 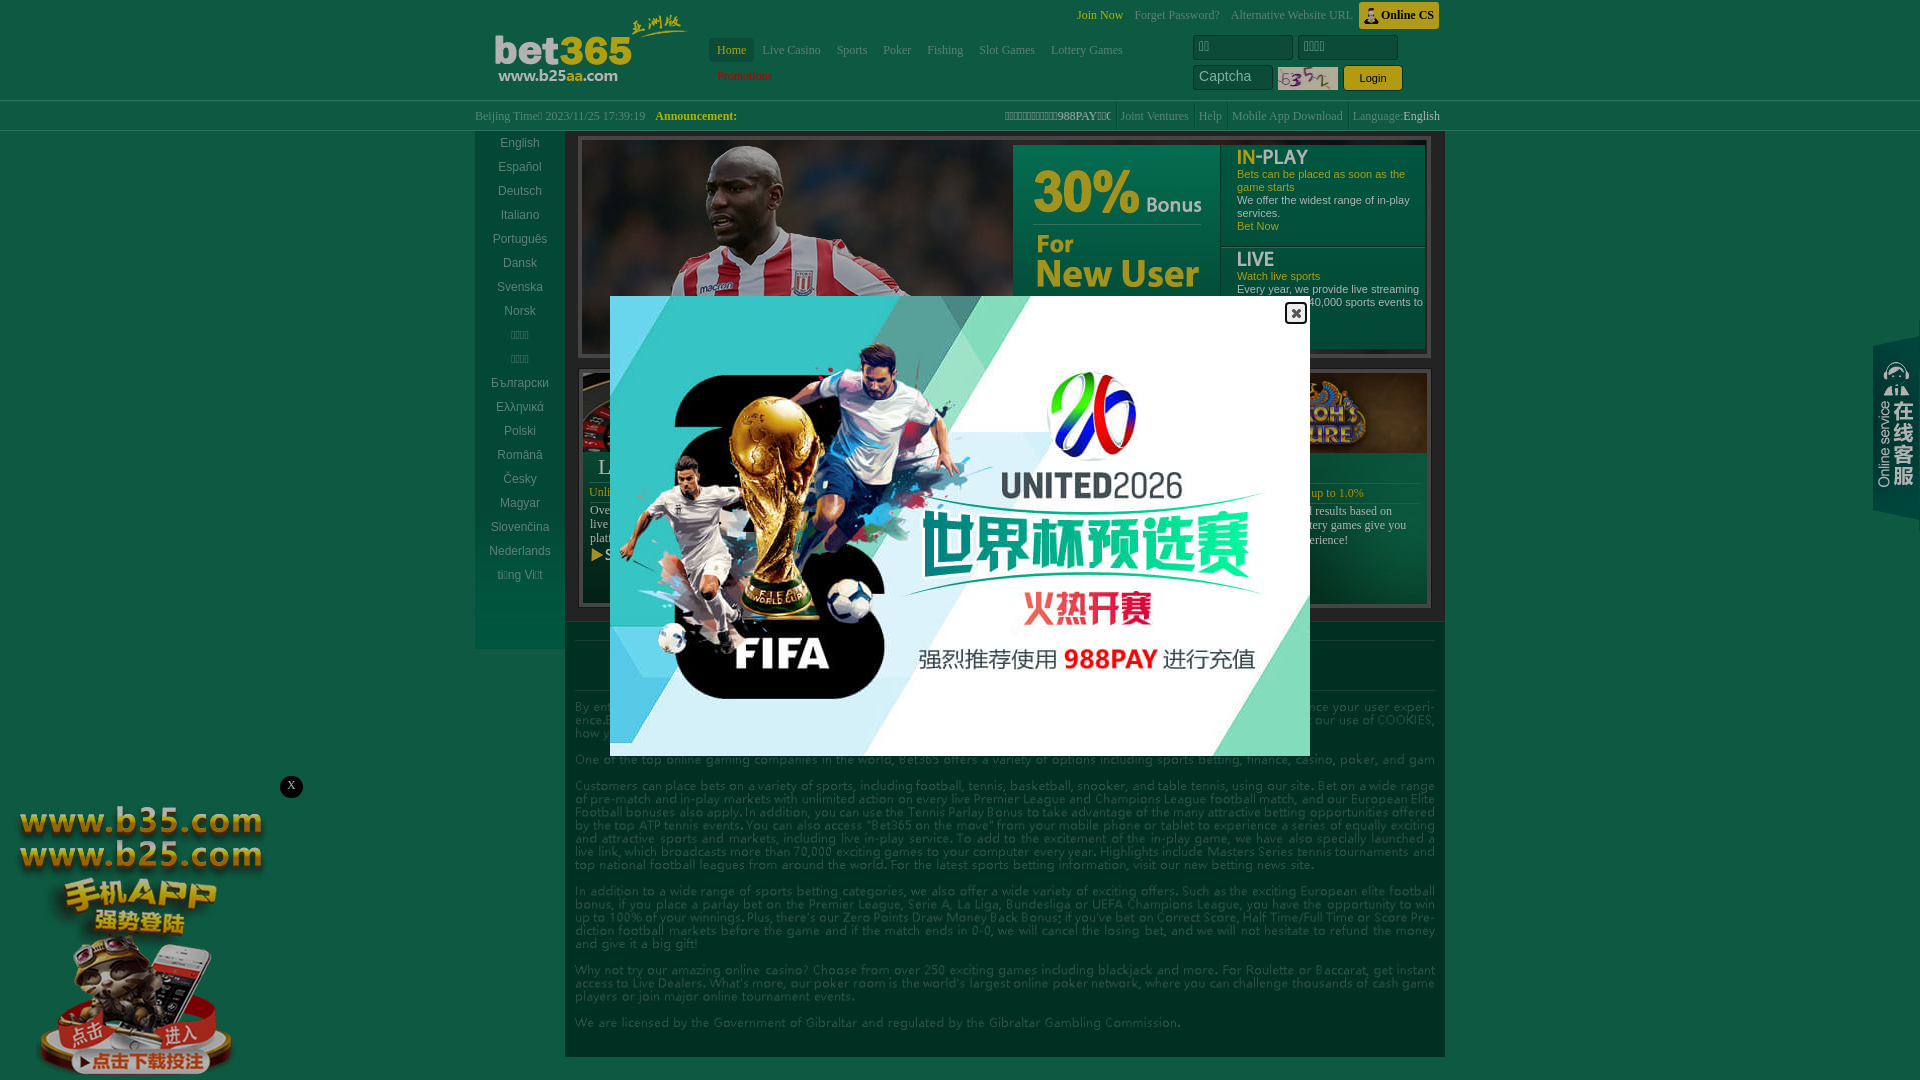 I want to click on 'Help', so click(x=1209, y=115).